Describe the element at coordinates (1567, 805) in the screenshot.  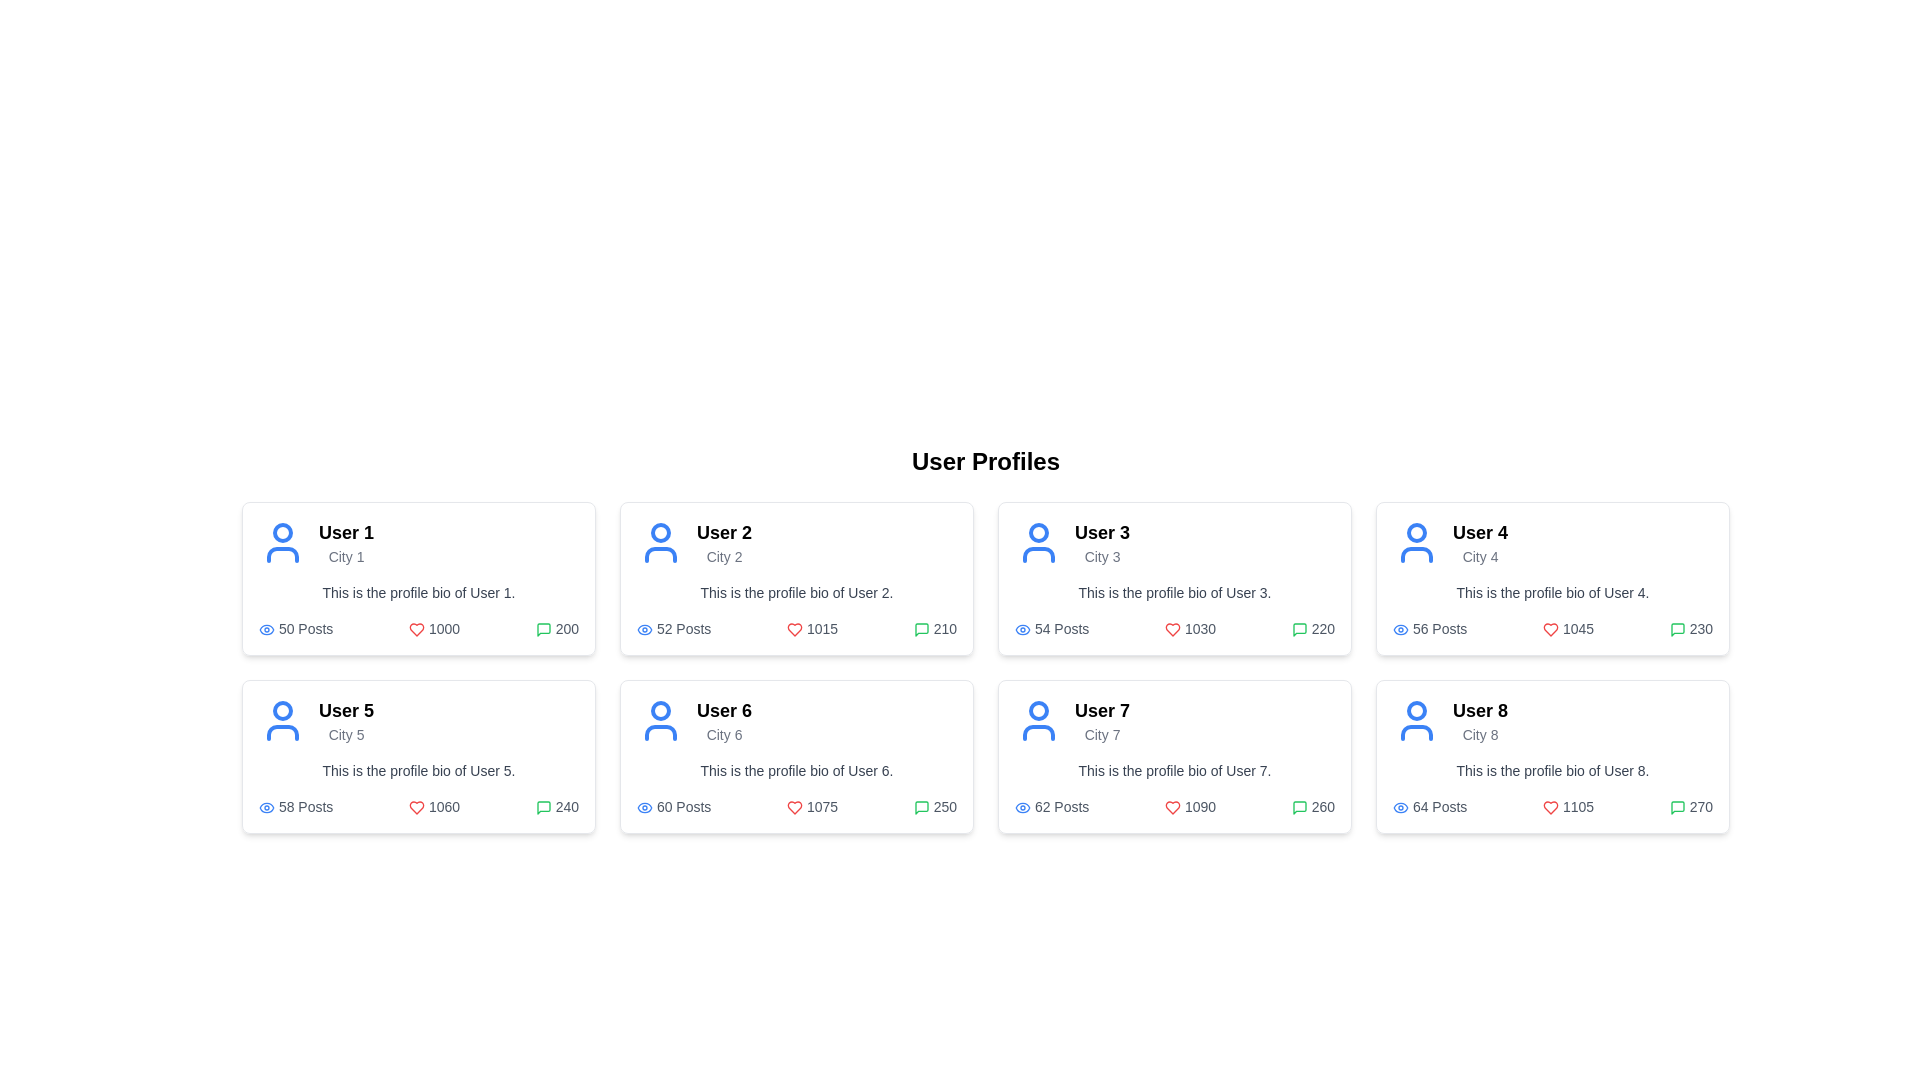
I see `the text label displaying the count of likes or favorites associated with 'User 8', which is located next to the red heart icon` at that location.